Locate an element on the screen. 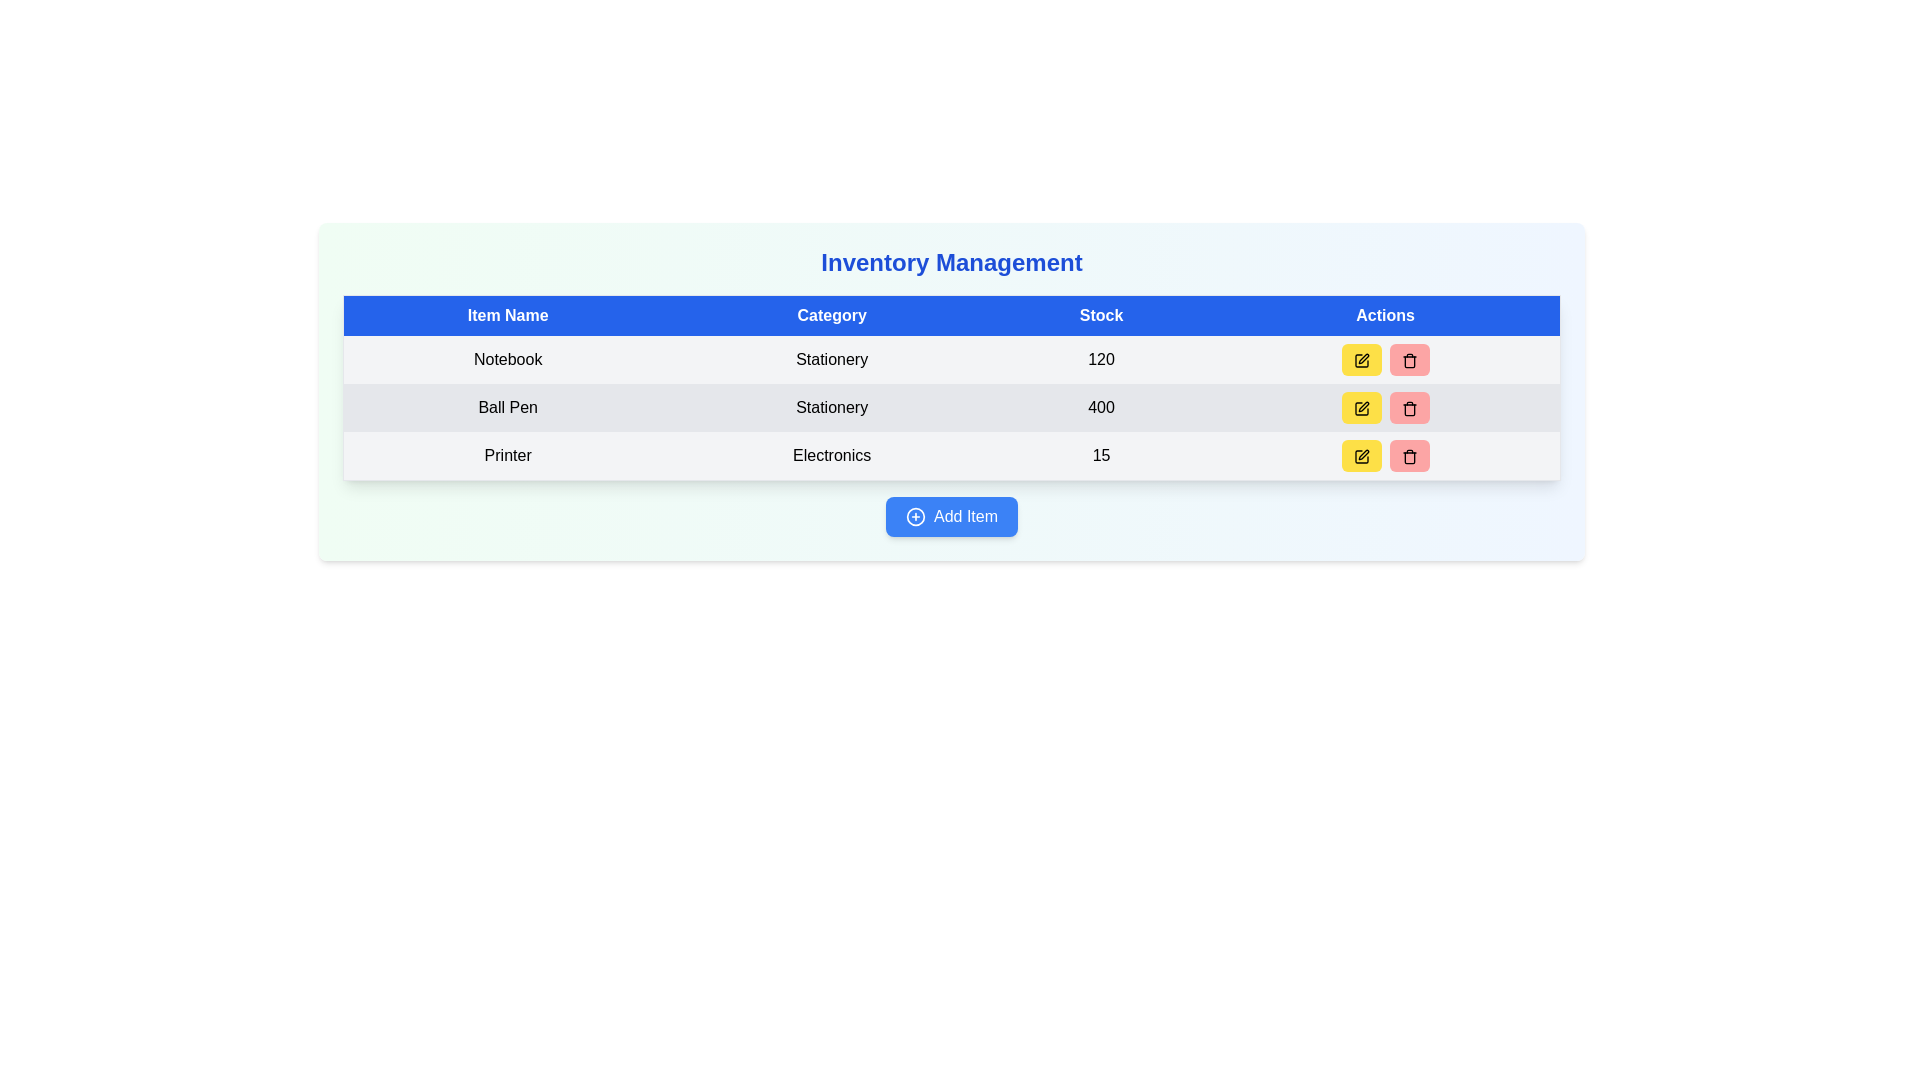  the yellow Edit button with a black pen icon in the Actions section of the row corresponding to 'Notebook' is located at coordinates (1384, 358).